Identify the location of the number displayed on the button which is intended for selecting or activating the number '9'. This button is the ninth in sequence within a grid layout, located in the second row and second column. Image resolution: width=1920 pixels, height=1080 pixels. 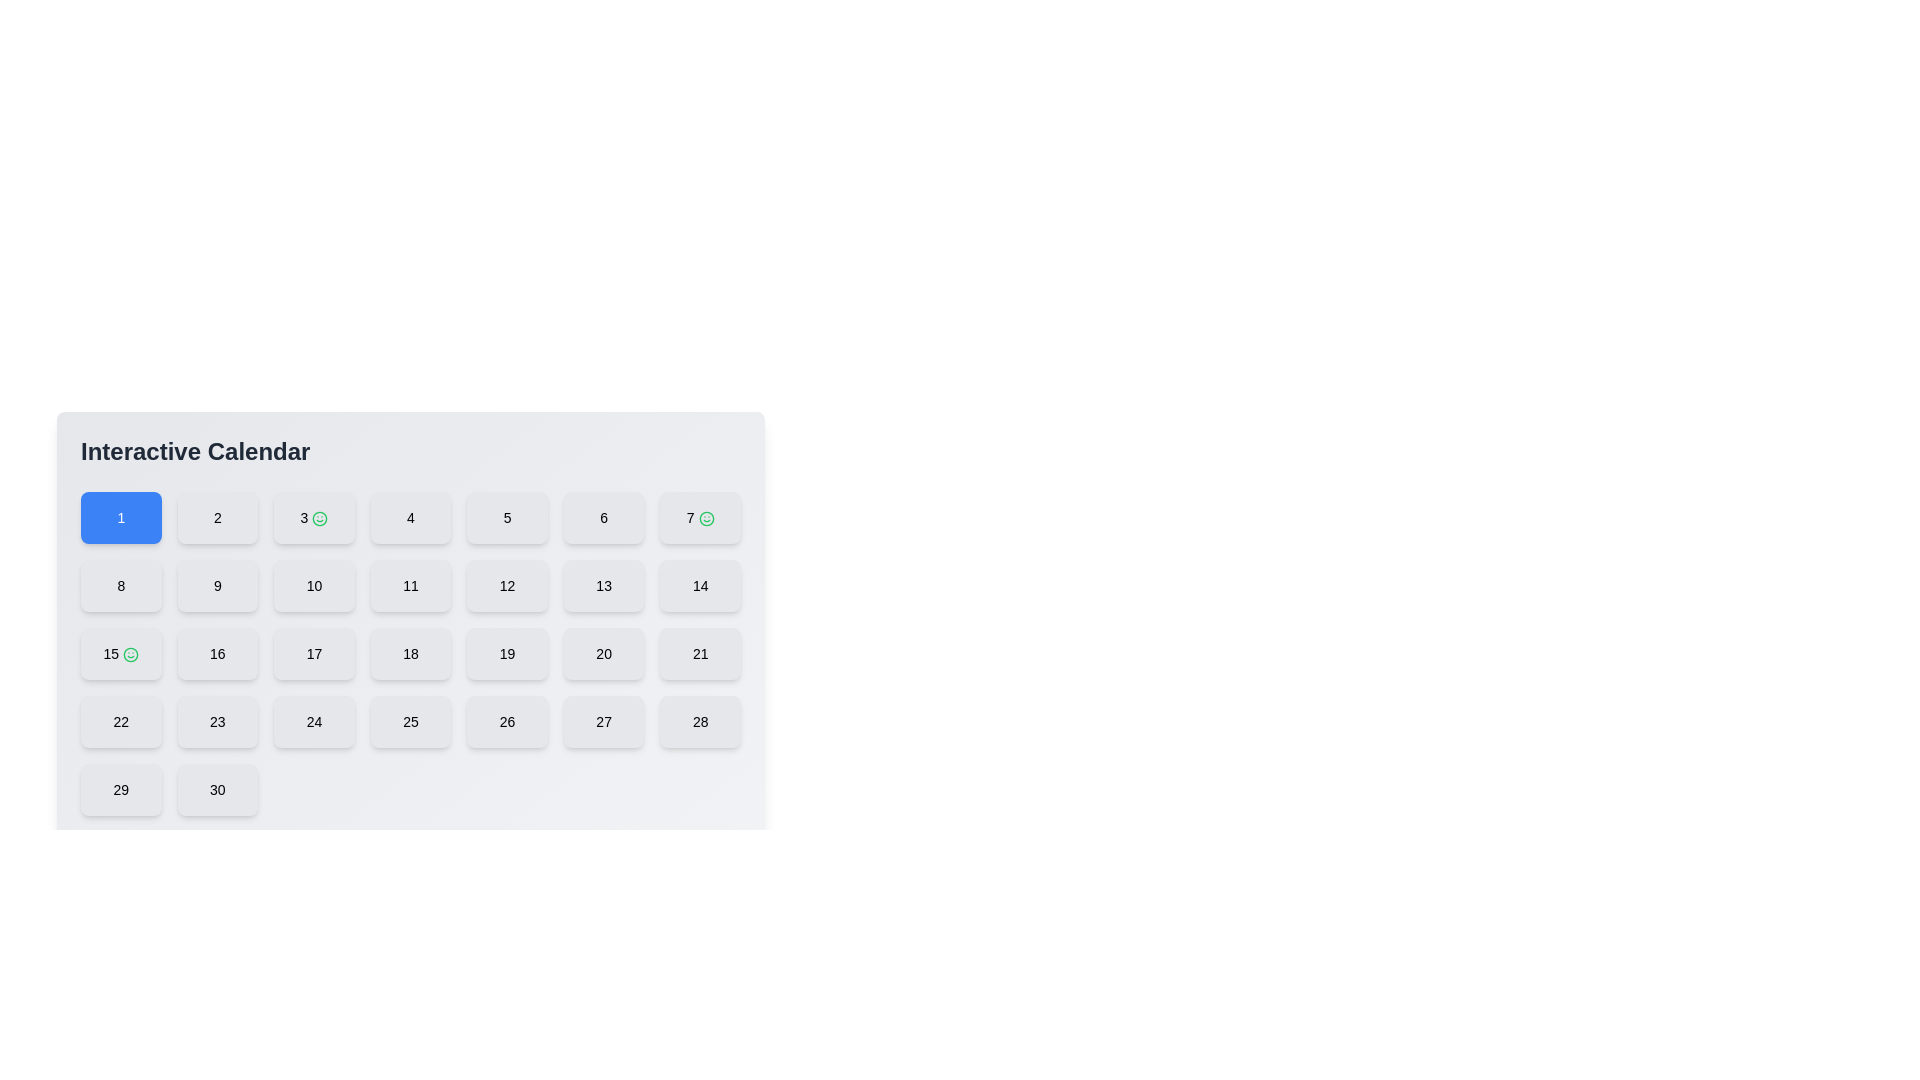
(217, 585).